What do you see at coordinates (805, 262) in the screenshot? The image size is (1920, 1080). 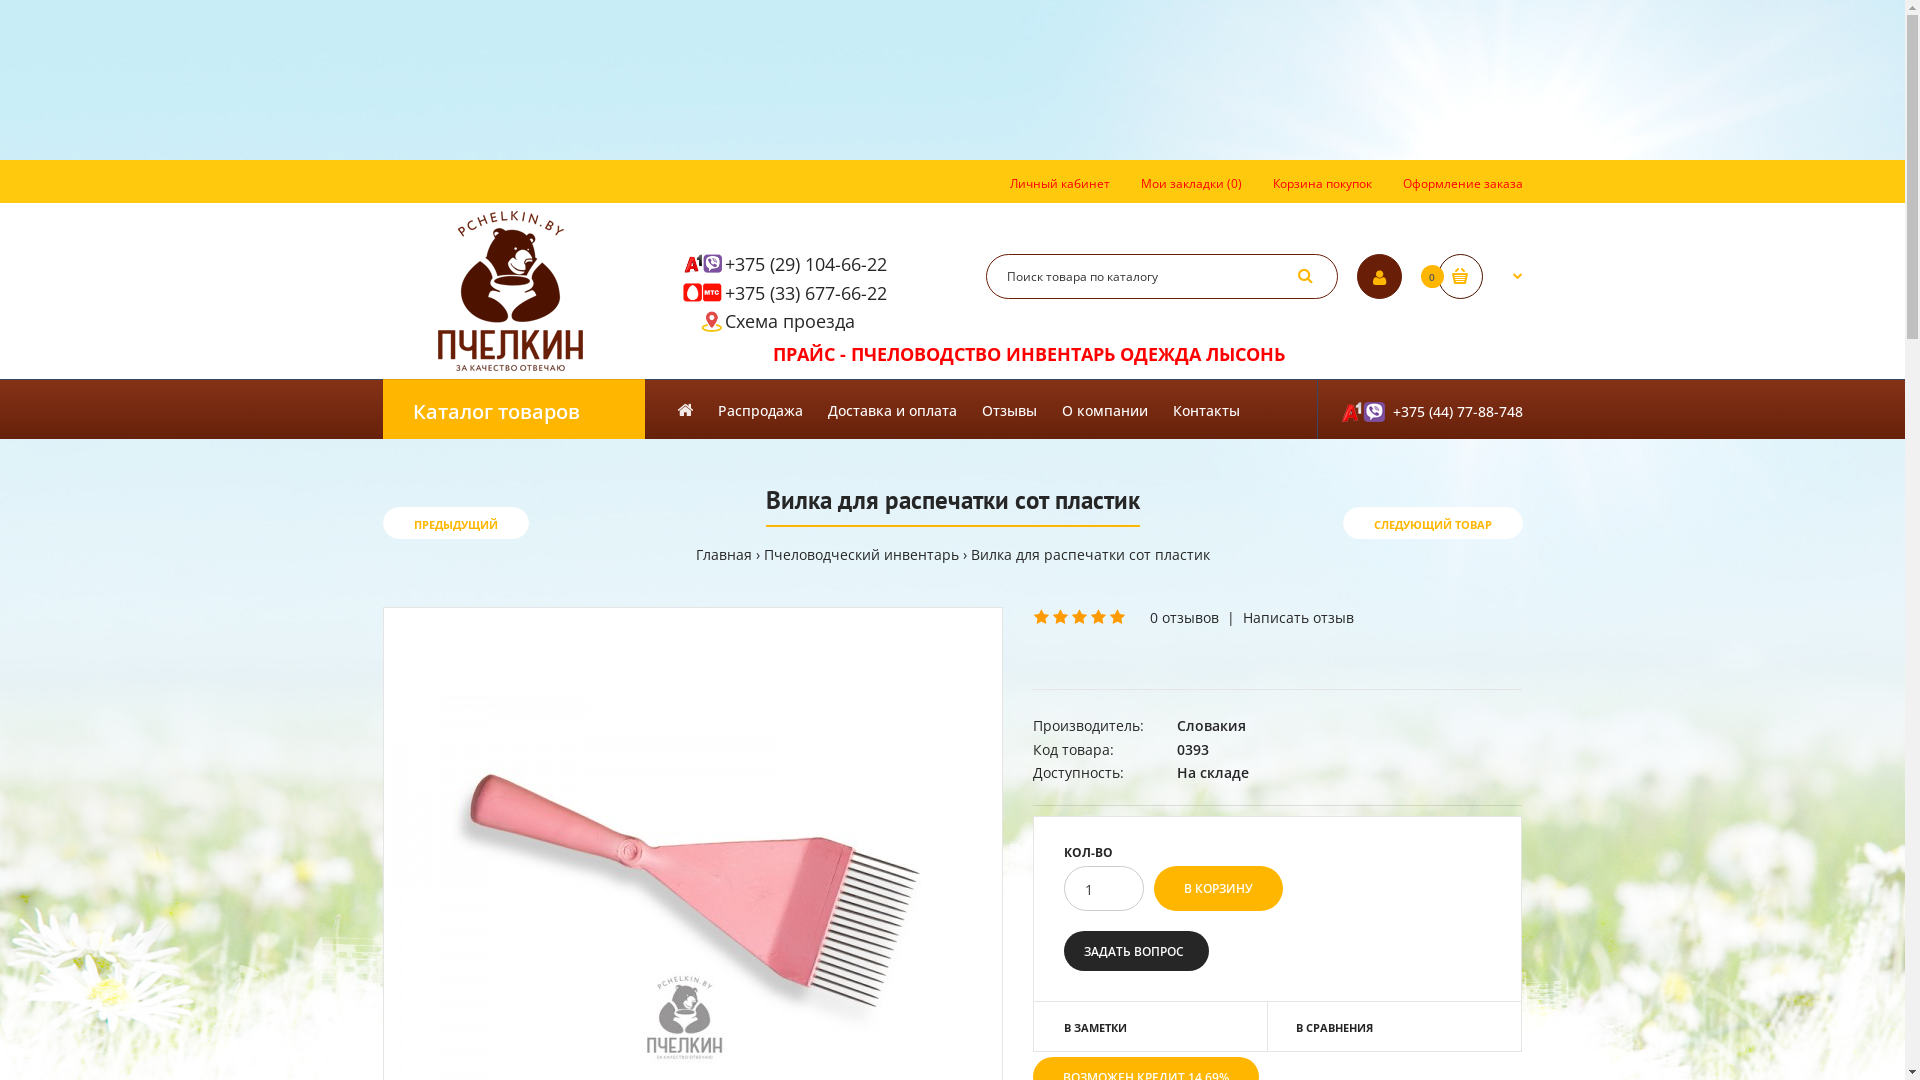 I see `'+375 (29) 104-66-22'` at bounding box center [805, 262].